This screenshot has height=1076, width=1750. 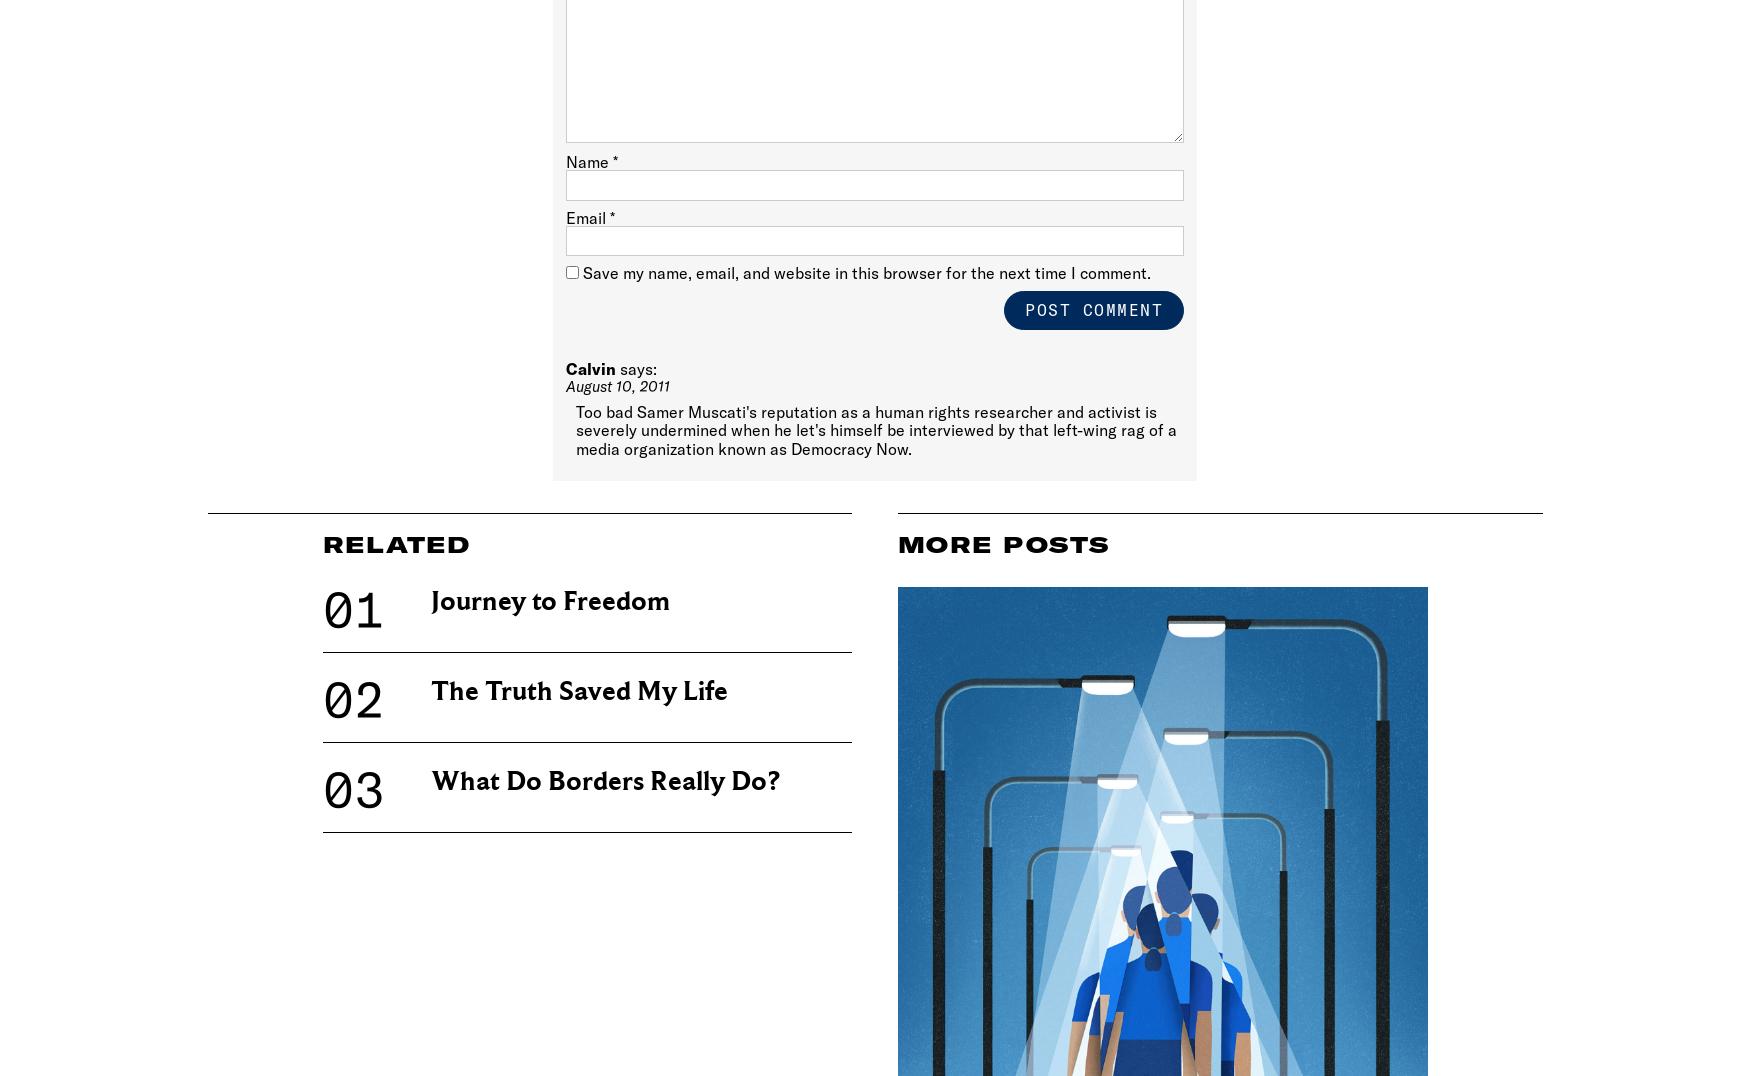 I want to click on 'Email', so click(x=586, y=216).